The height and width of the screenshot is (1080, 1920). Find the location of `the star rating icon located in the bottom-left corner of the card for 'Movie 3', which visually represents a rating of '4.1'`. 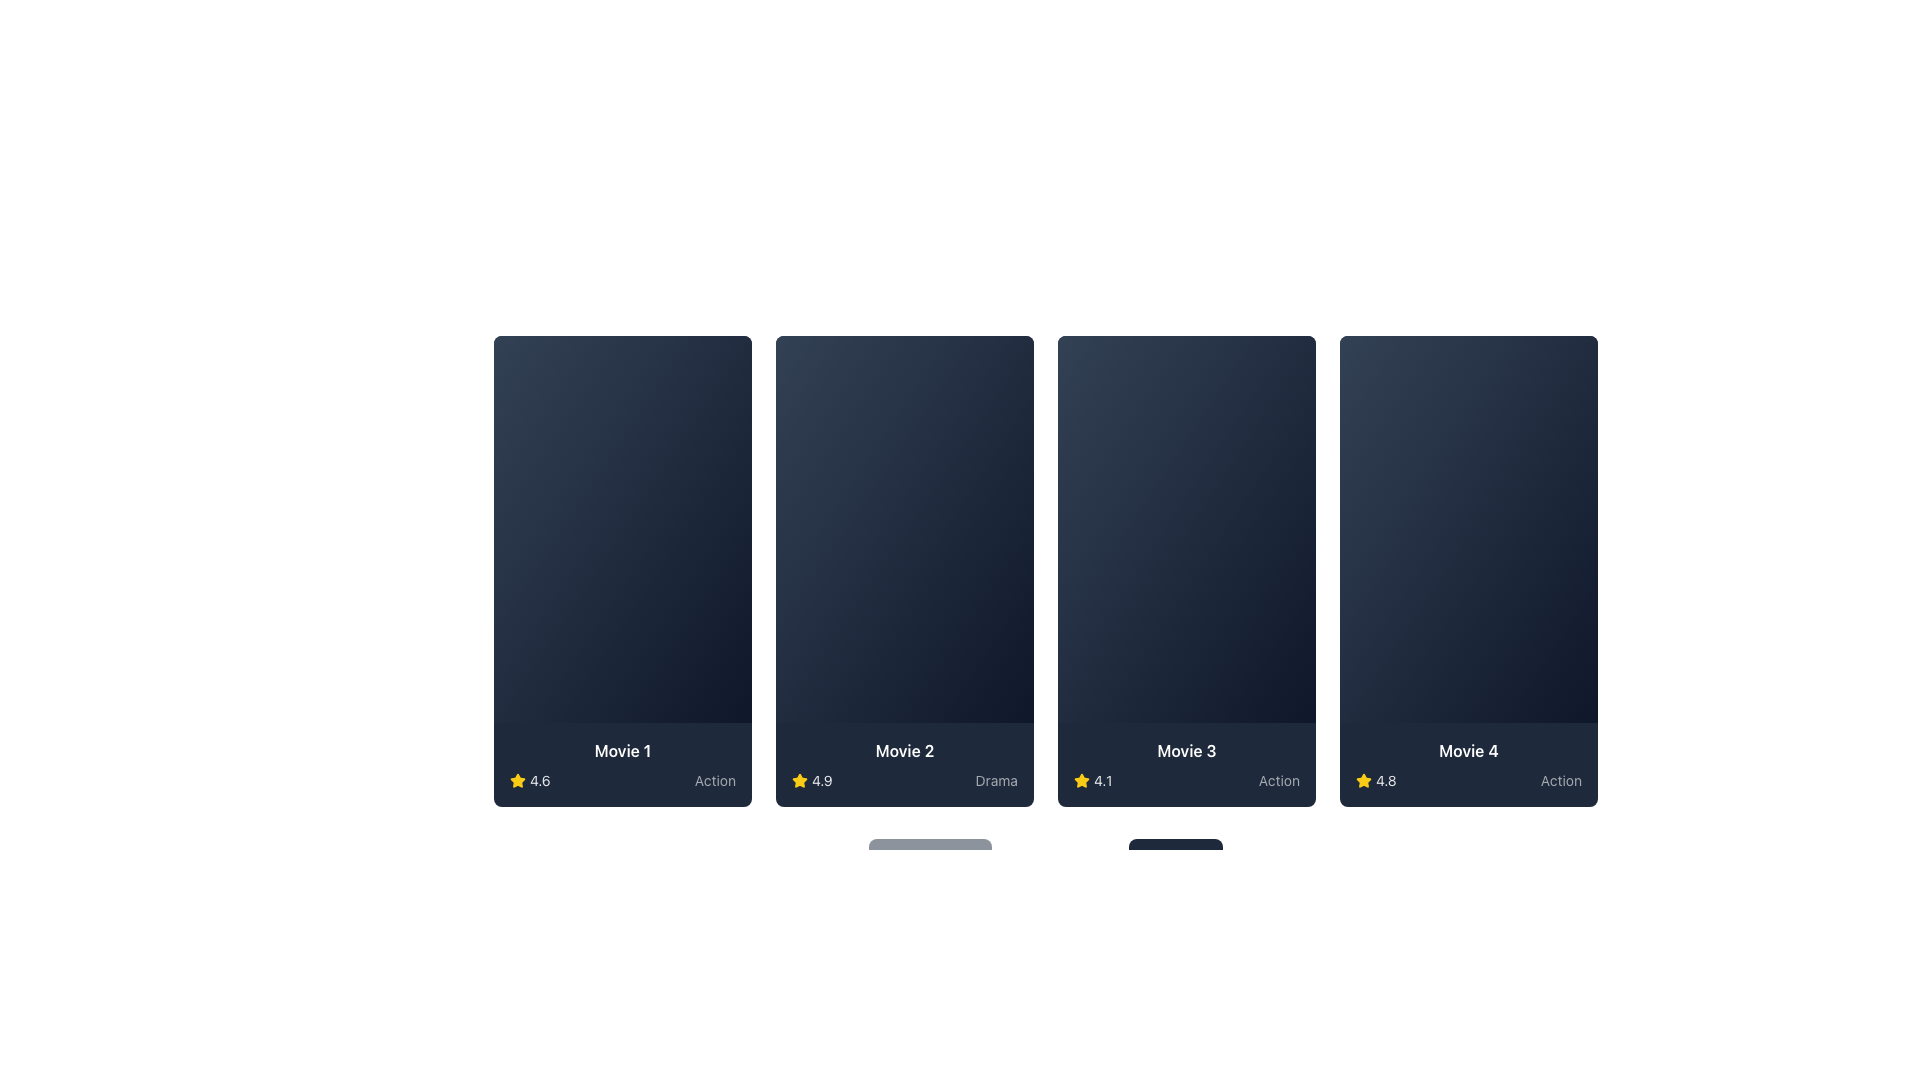

the star rating icon located in the bottom-left corner of the card for 'Movie 3', which visually represents a rating of '4.1' is located at coordinates (1080, 779).